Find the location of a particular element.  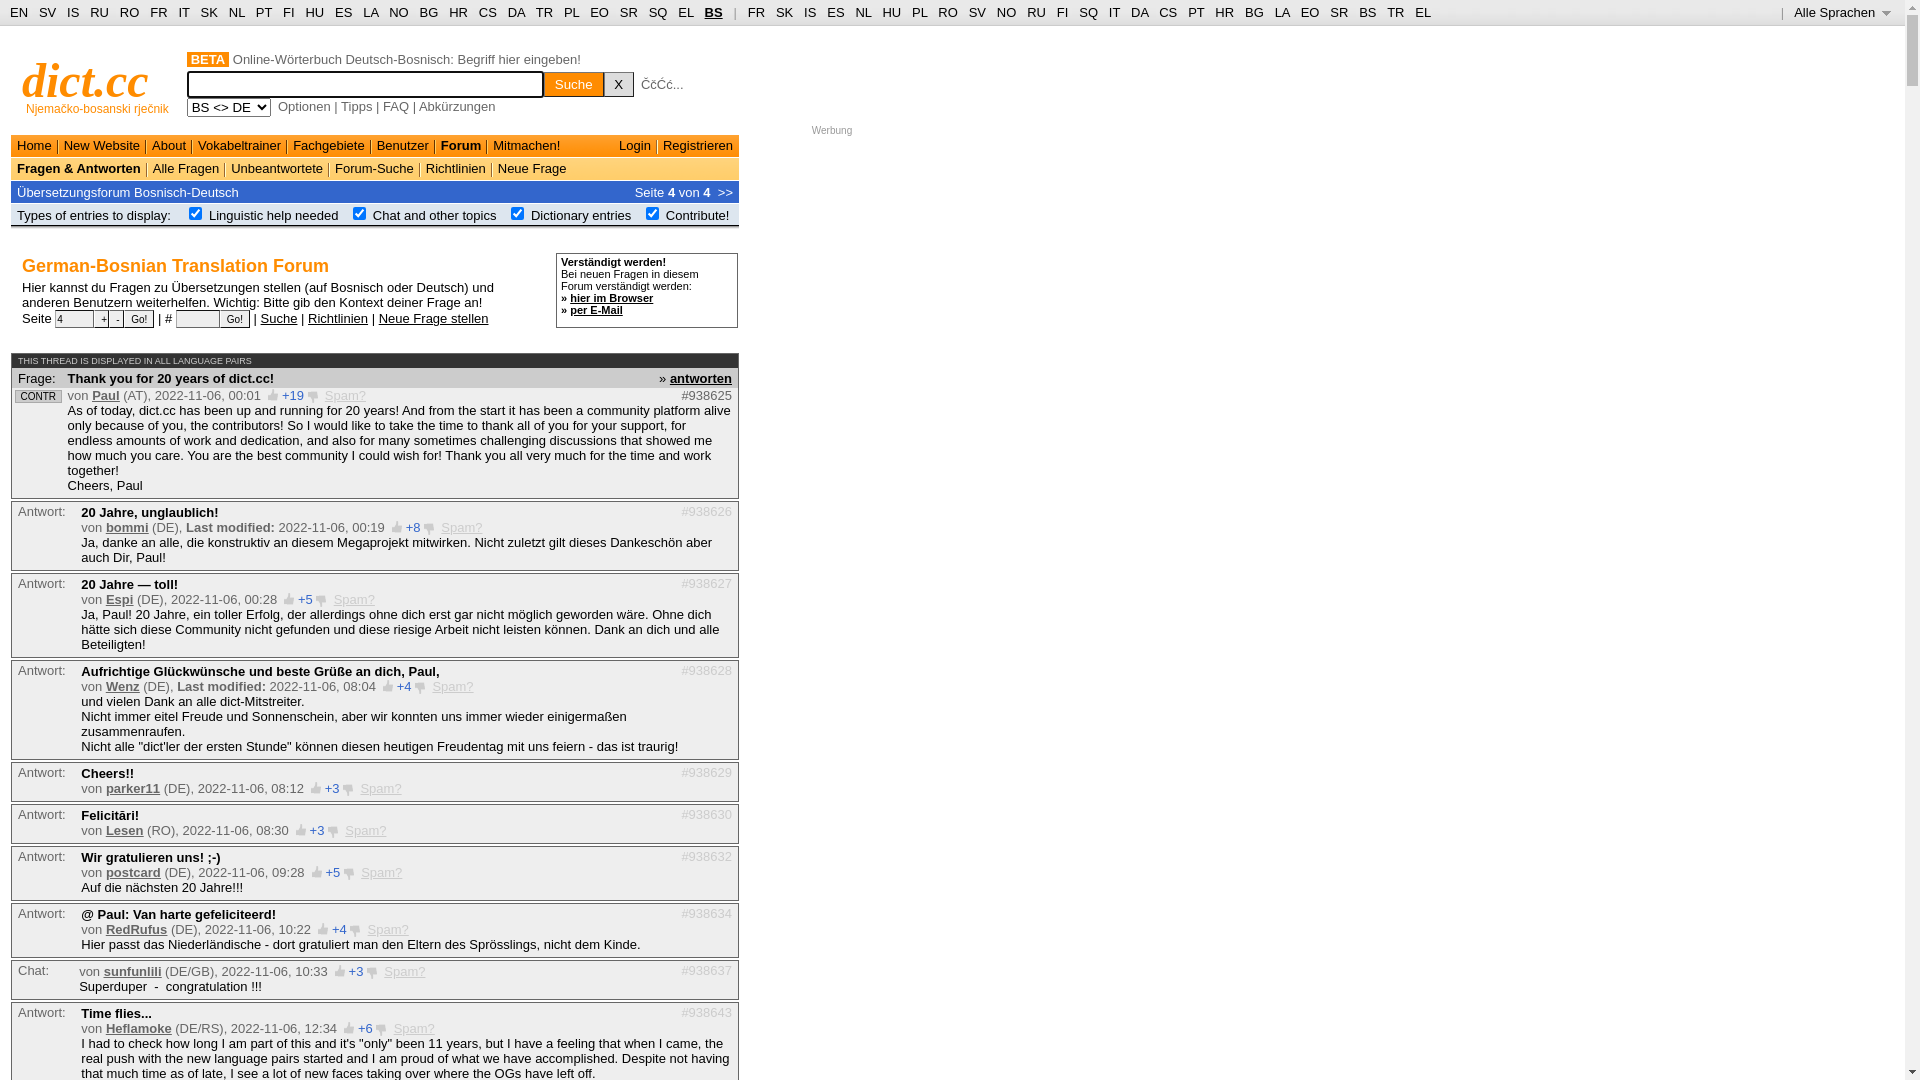

'#938625' is located at coordinates (706, 395).